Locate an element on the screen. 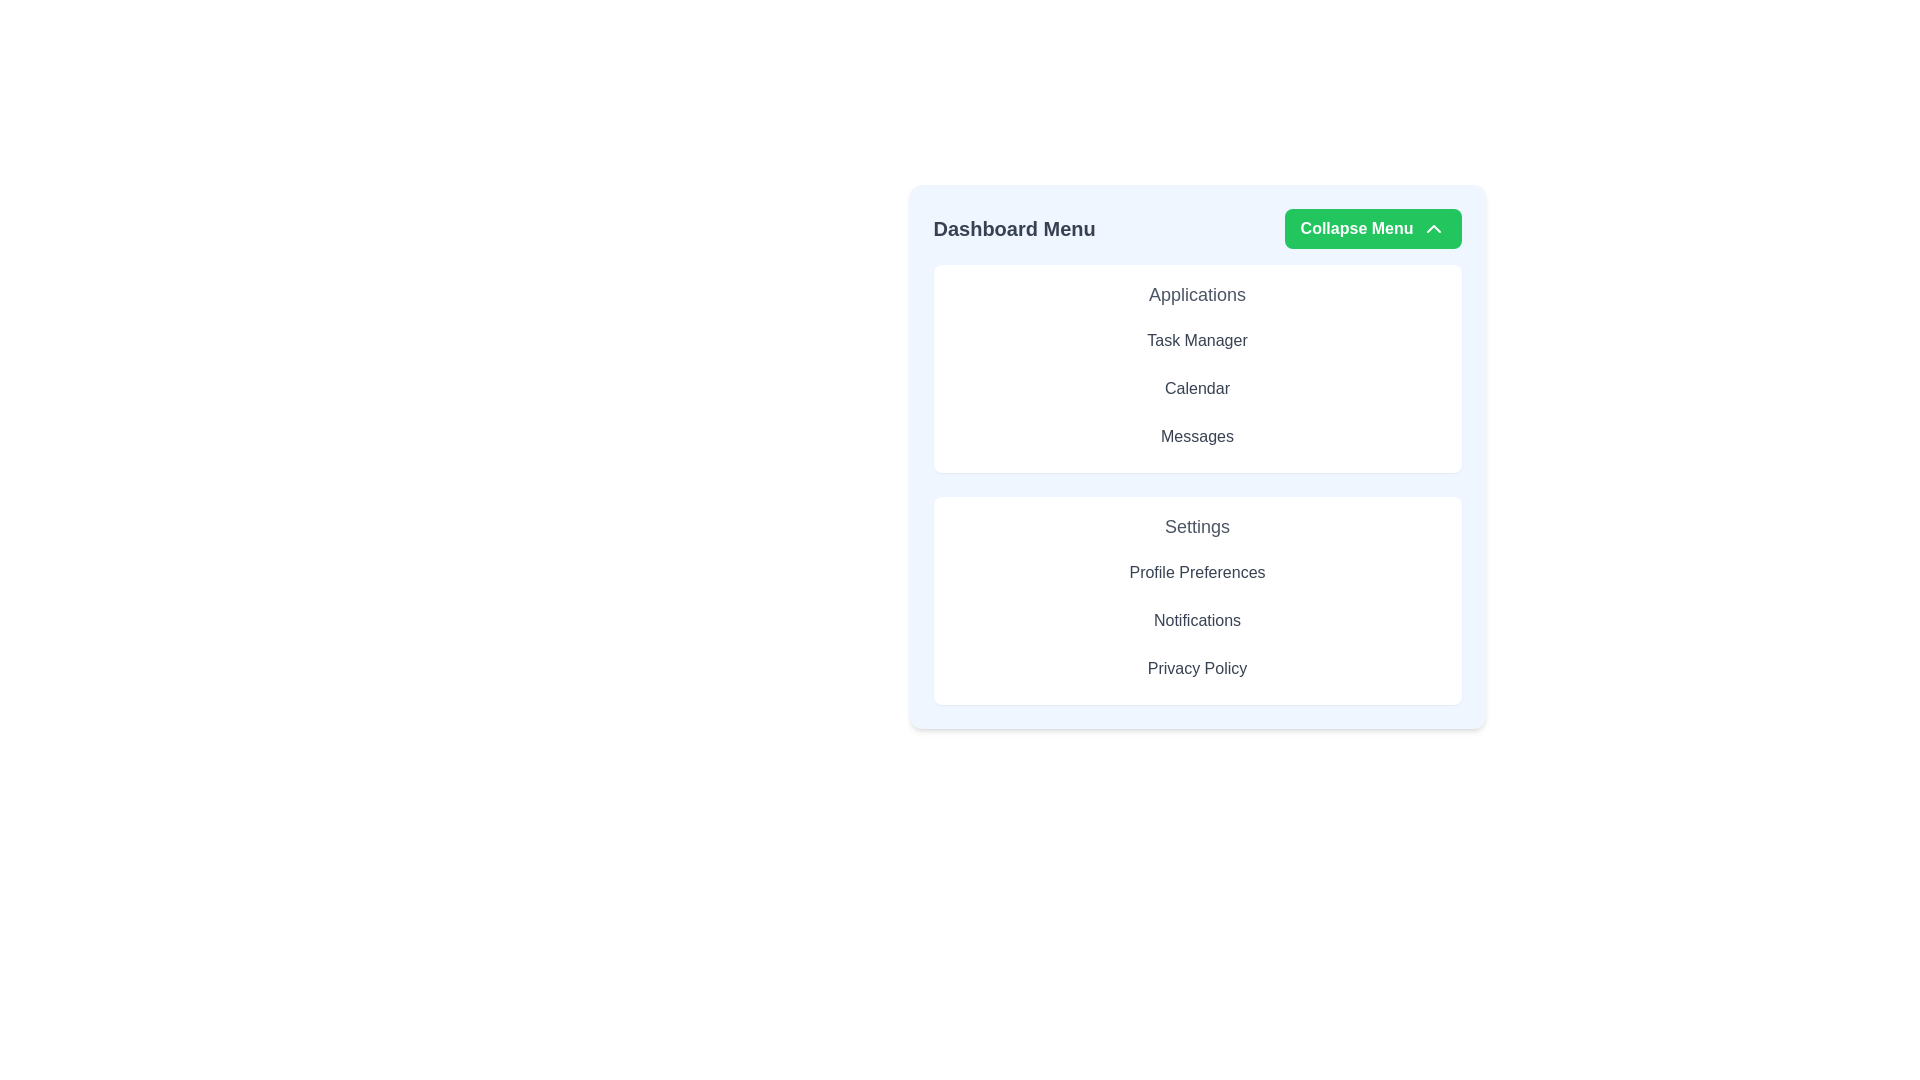  the 'Profile Preferences' text label, which is styled with light-gray color, has rounded edges, and changes color on hover. It is located below the 'Settings' section header and above 'Notifications' is located at coordinates (1197, 573).